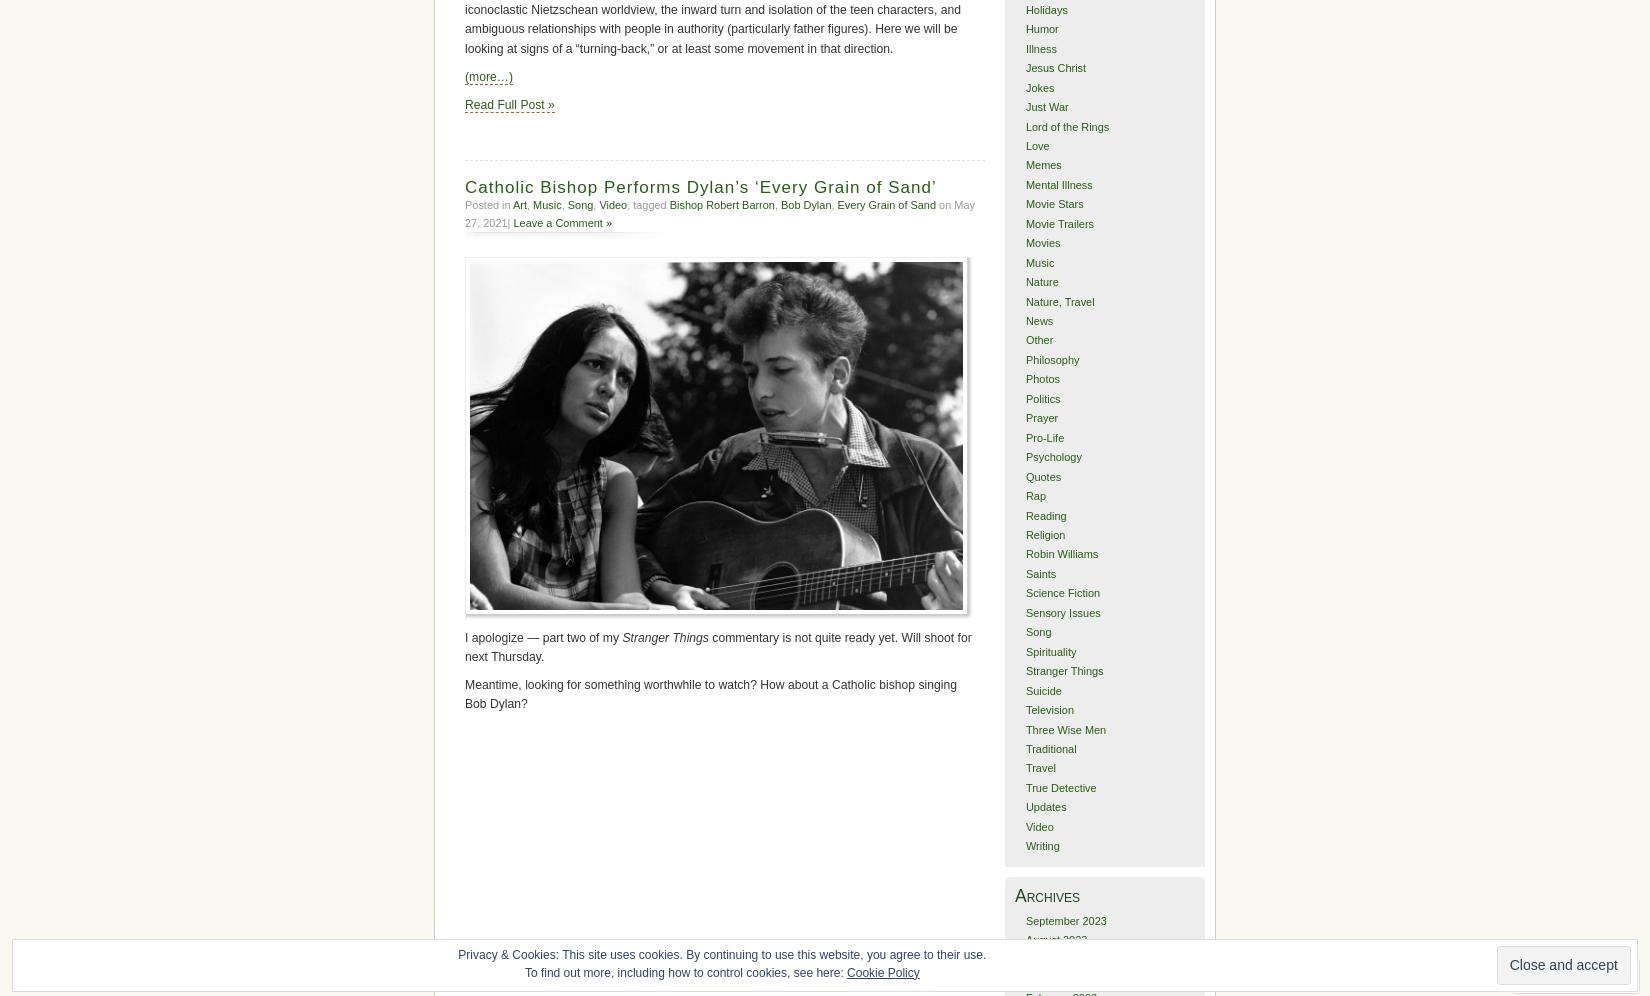 Image resolution: width=1650 pixels, height=996 pixels. What do you see at coordinates (668, 204) in the screenshot?
I see `'Bishop Robert Barron'` at bounding box center [668, 204].